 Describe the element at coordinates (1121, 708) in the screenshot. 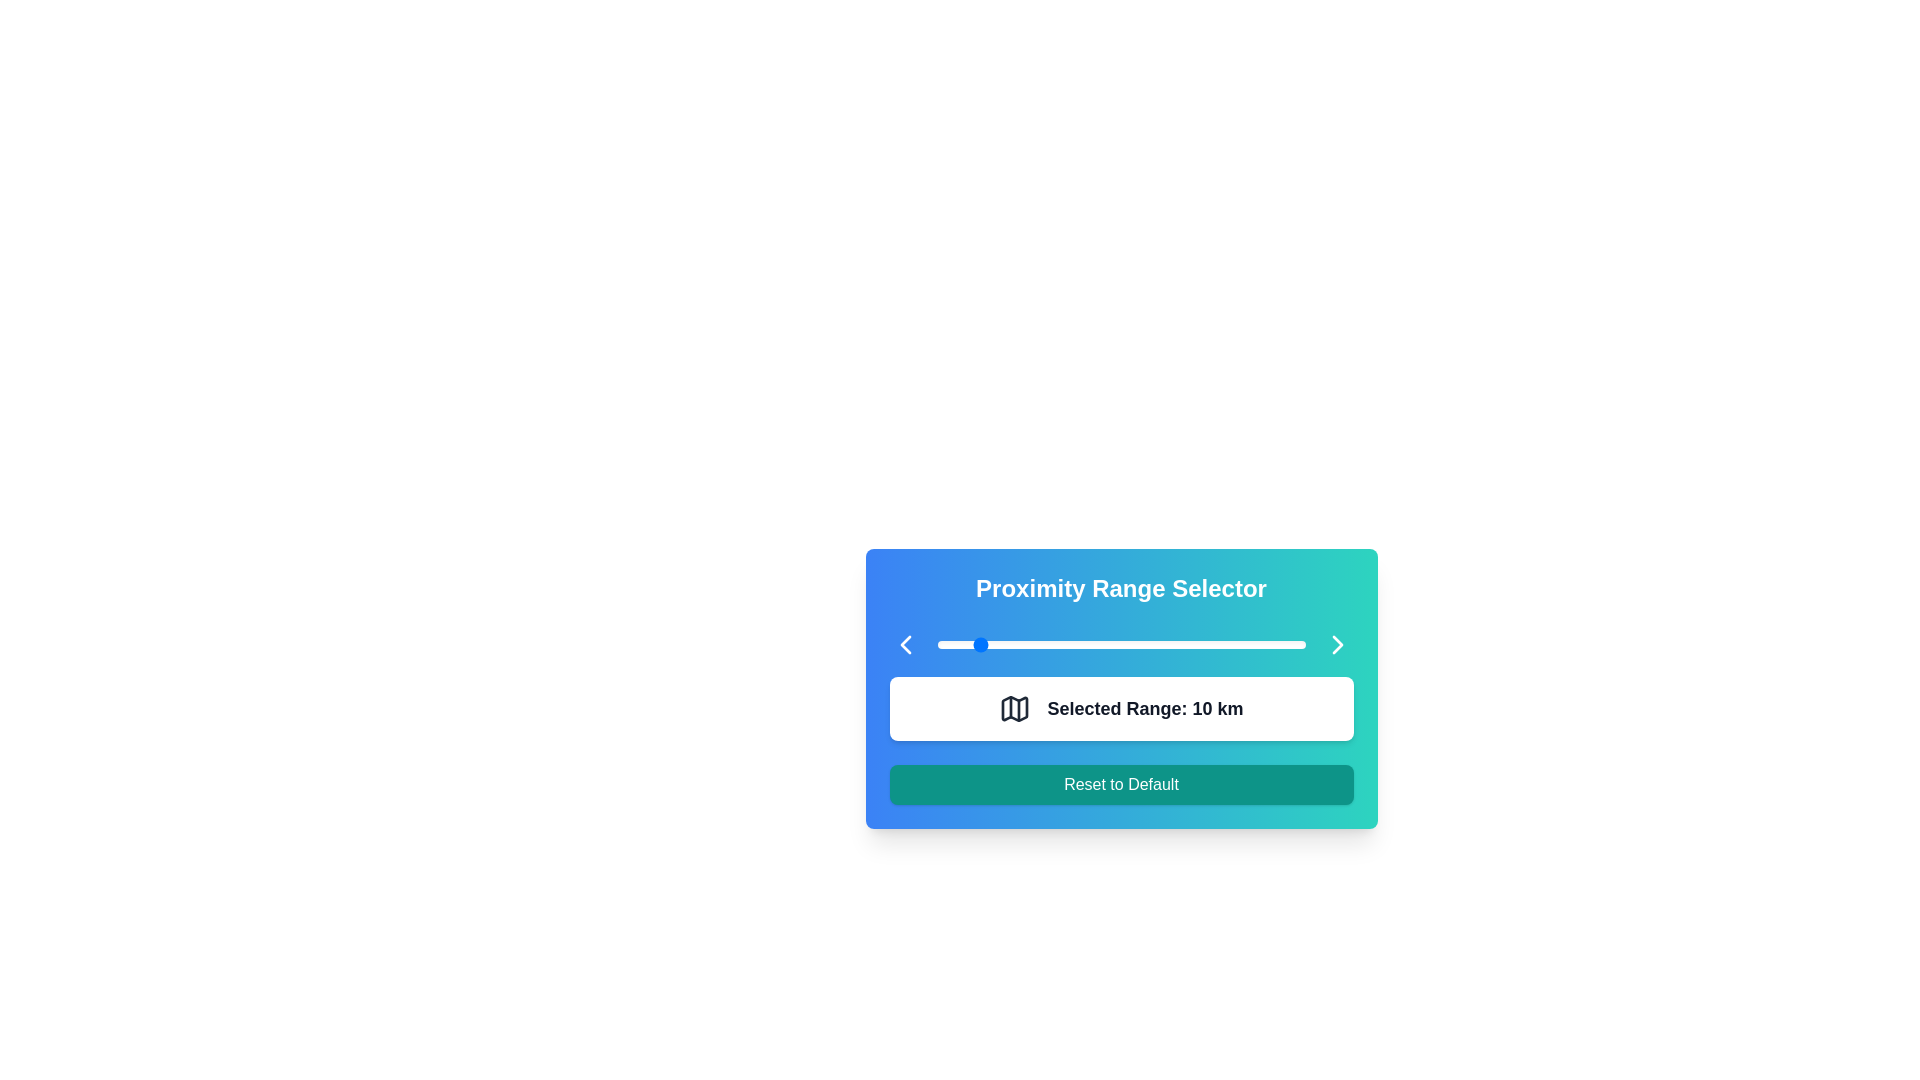

I see `the informational label displaying the currently selected range of '10 km', which is located below the proximity range slider and above the 'Reset to Default' button` at that location.